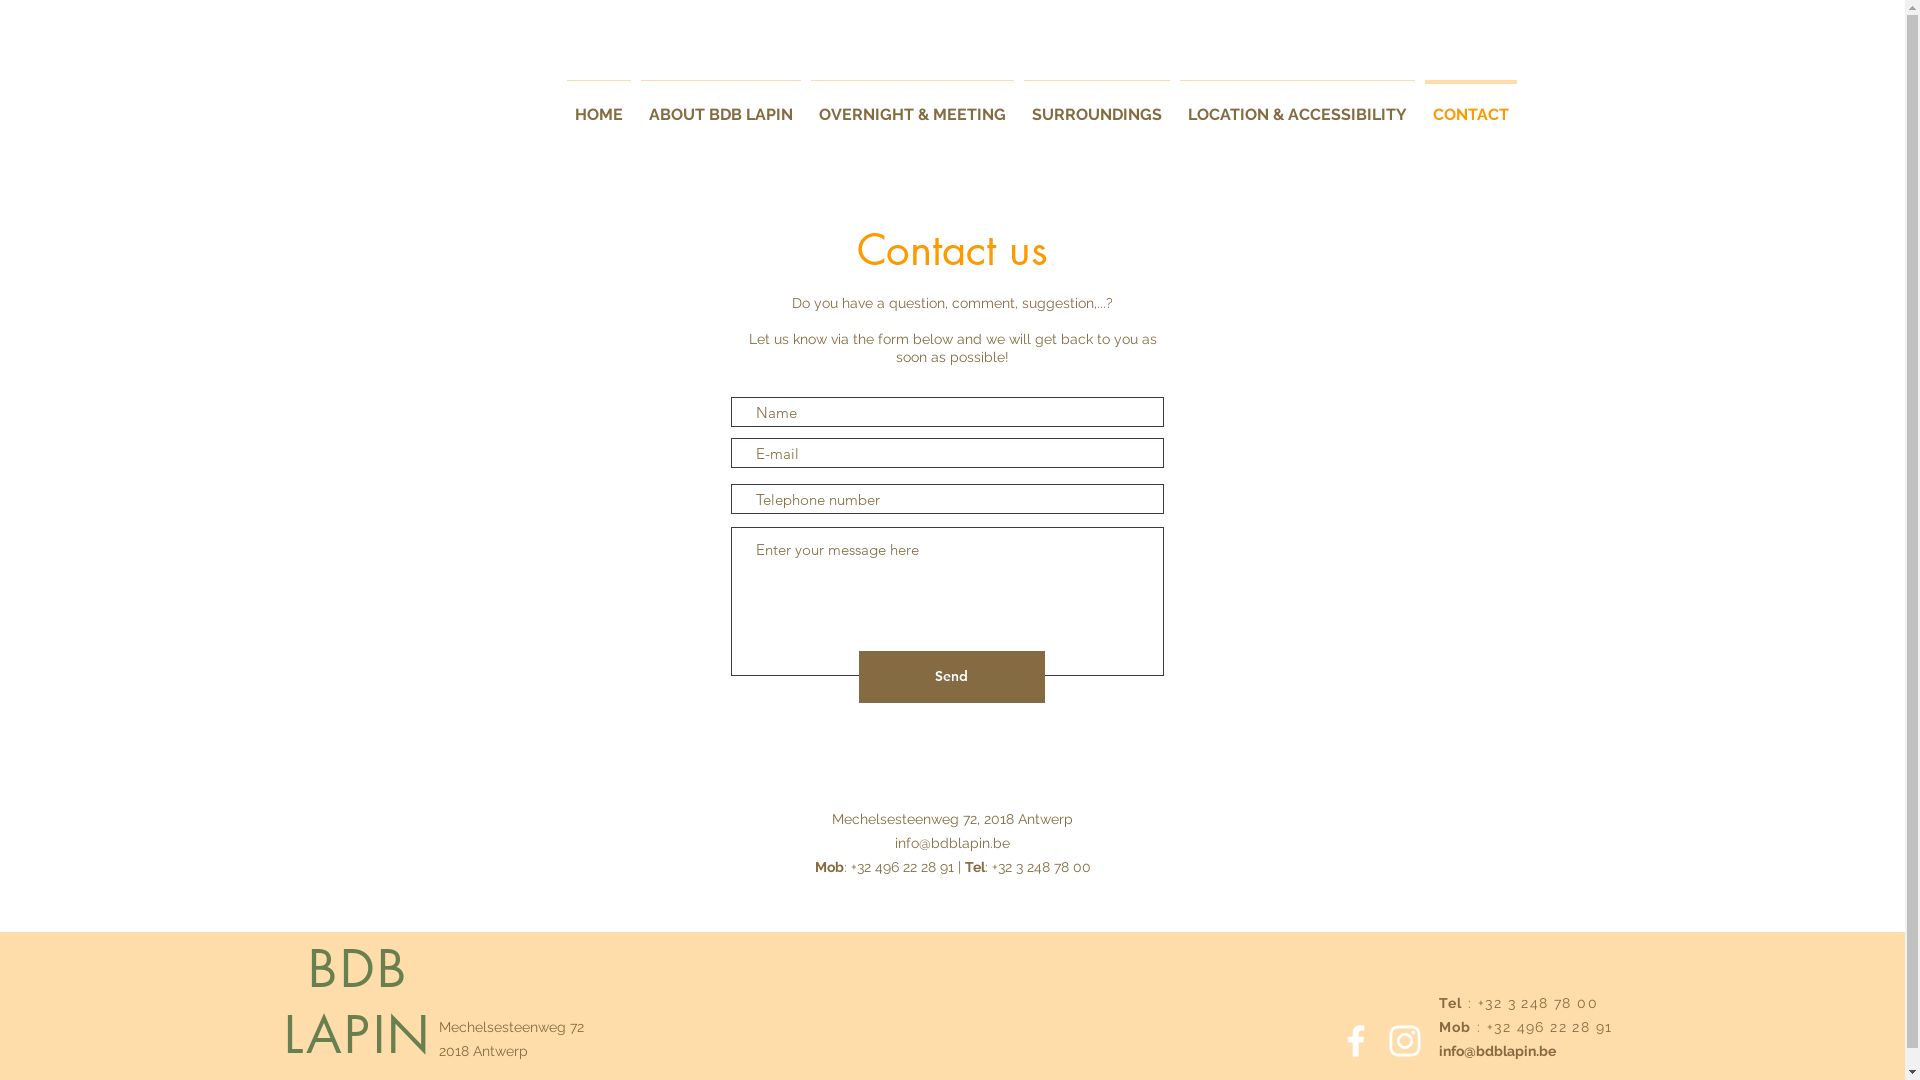 This screenshot has width=1920, height=1080. What do you see at coordinates (949, 676) in the screenshot?
I see `'Send'` at bounding box center [949, 676].